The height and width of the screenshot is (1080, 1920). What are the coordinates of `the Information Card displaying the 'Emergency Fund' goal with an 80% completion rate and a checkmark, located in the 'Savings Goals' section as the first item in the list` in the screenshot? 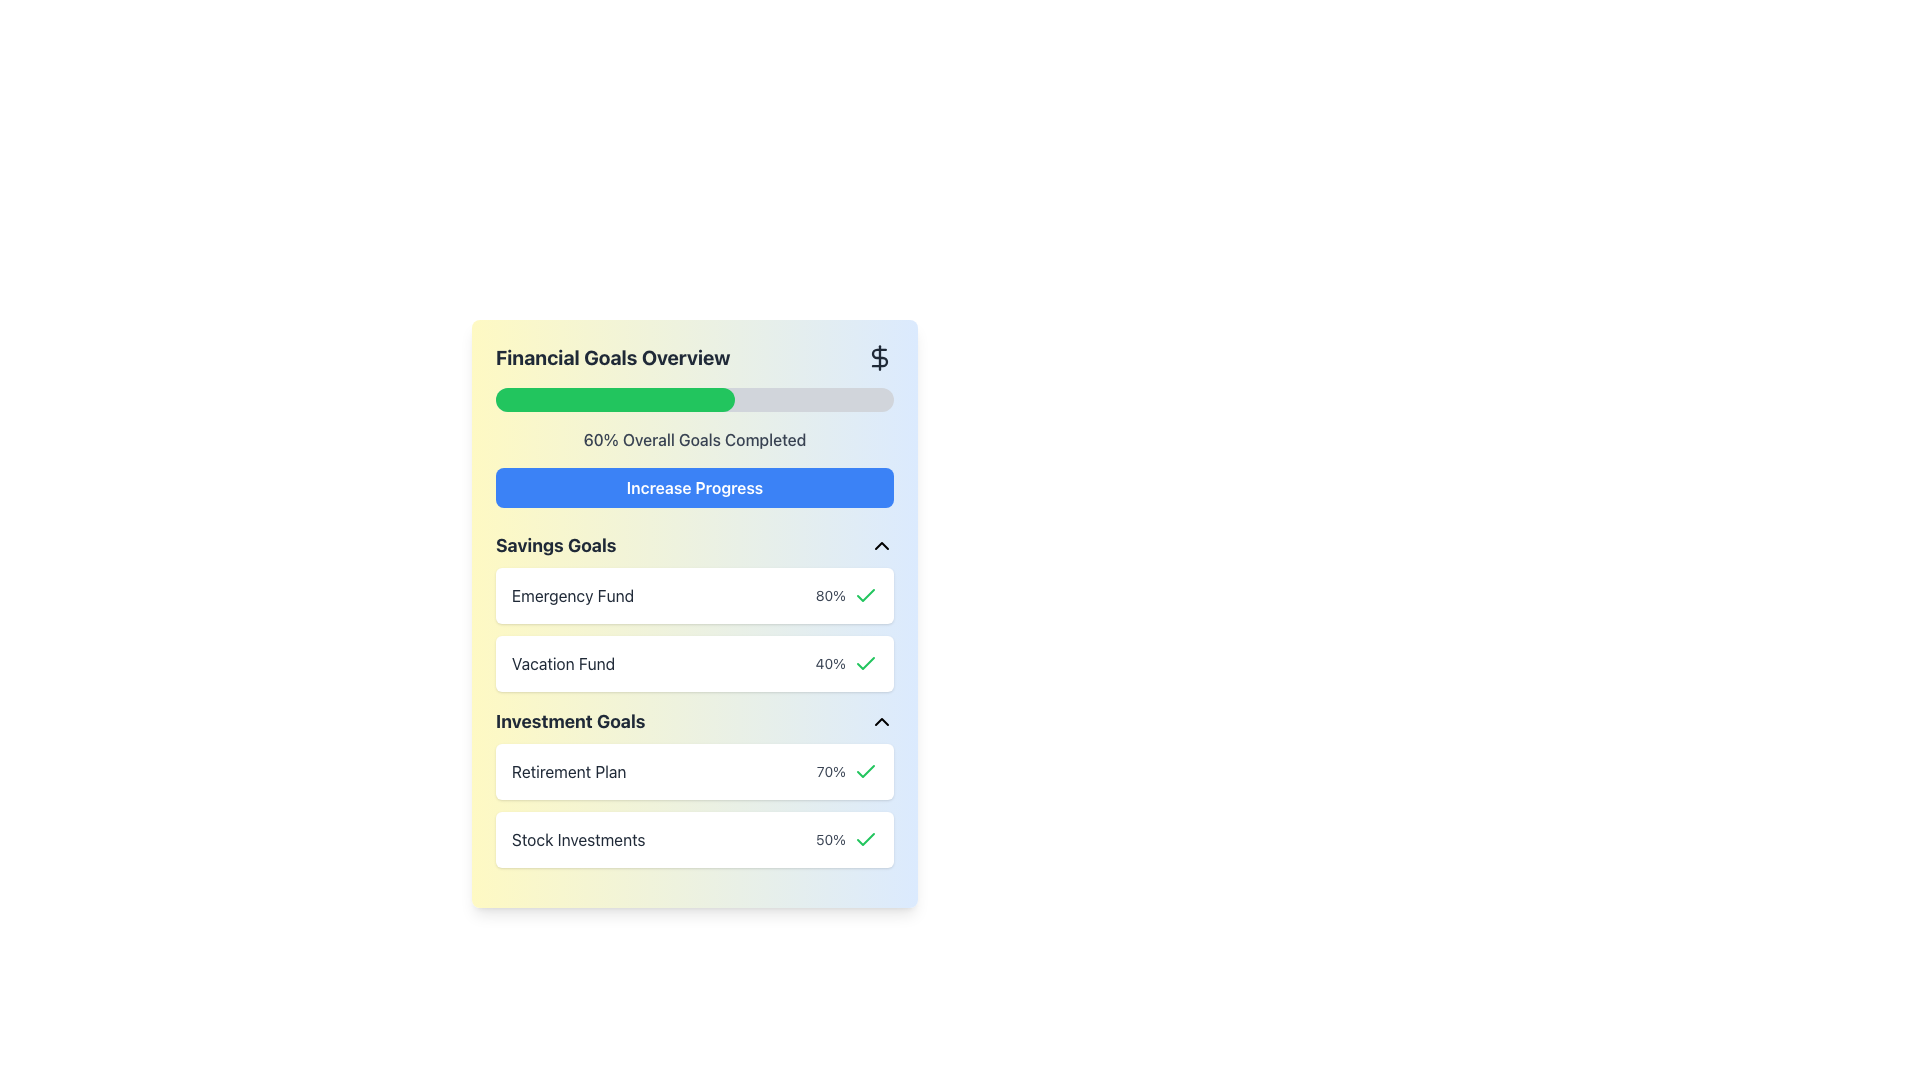 It's located at (695, 595).